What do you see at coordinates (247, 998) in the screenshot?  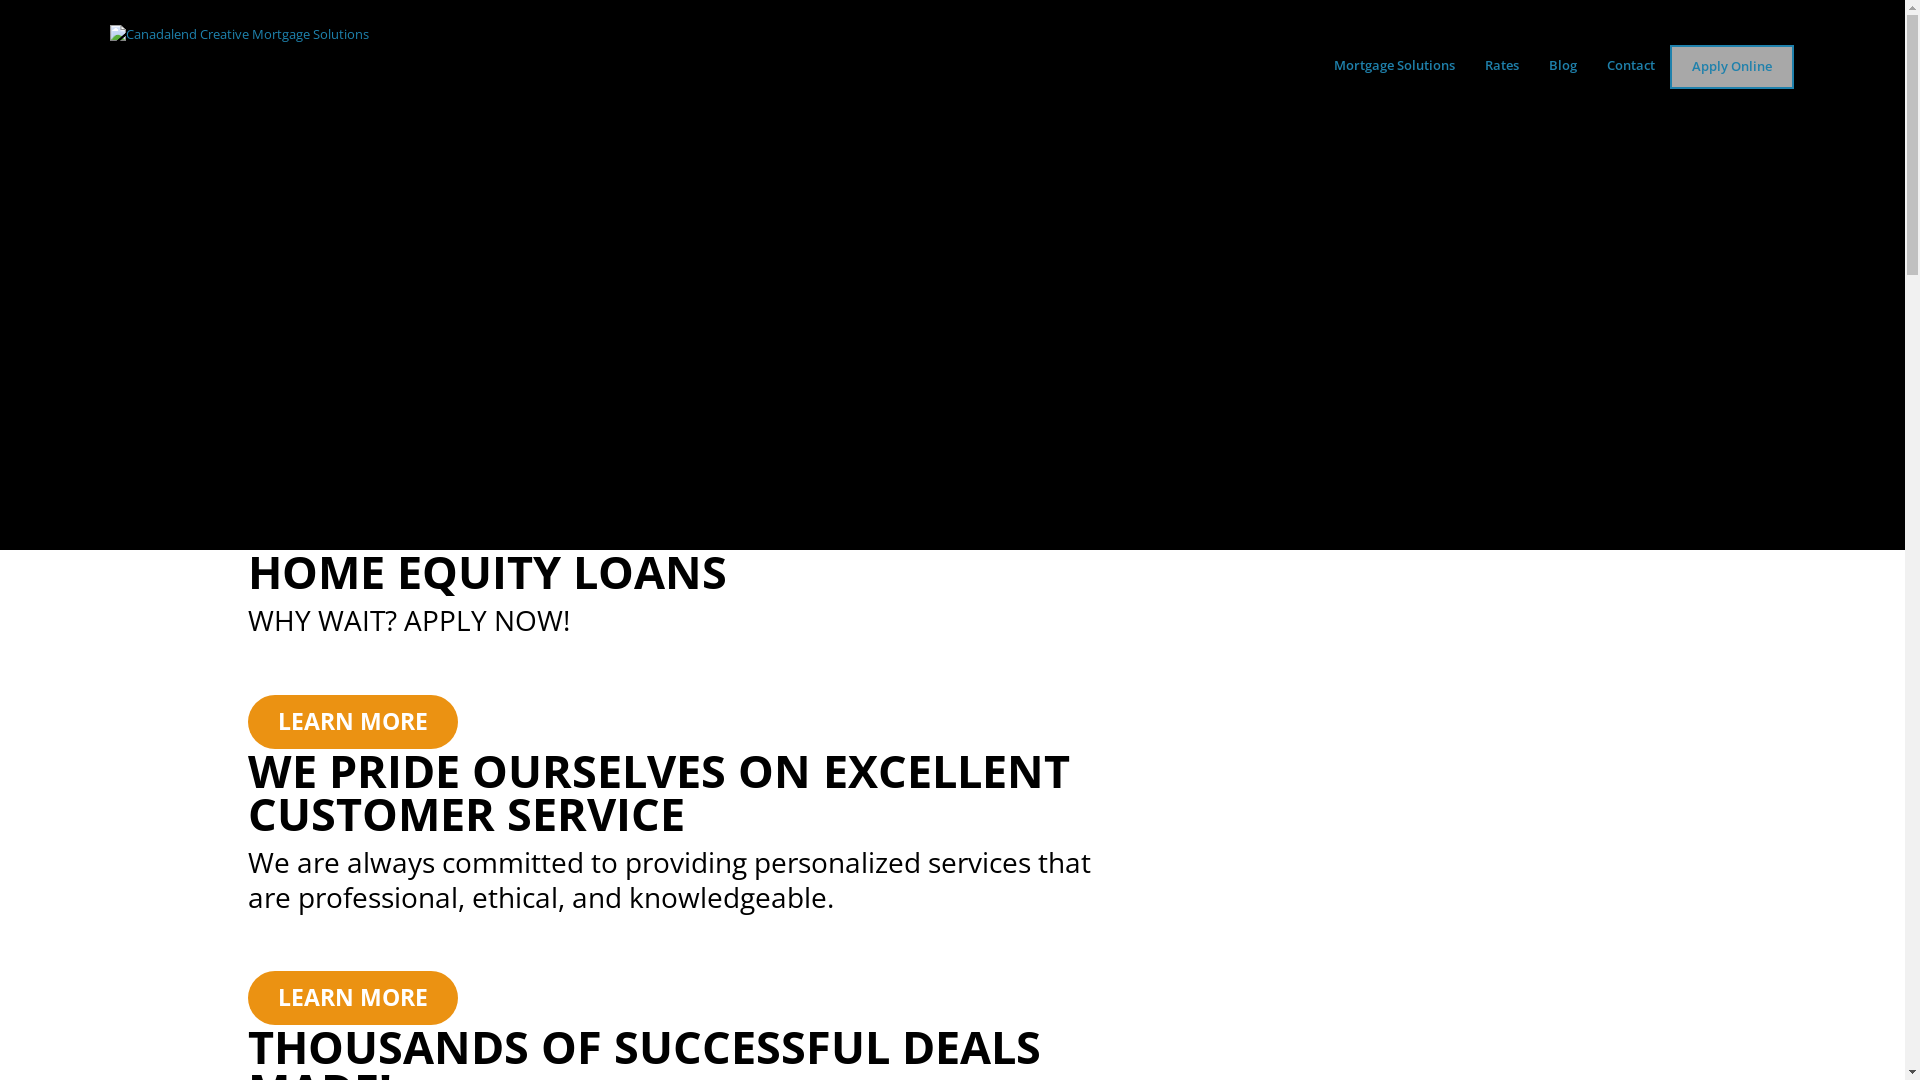 I see `'LEARN MORE'` at bounding box center [247, 998].